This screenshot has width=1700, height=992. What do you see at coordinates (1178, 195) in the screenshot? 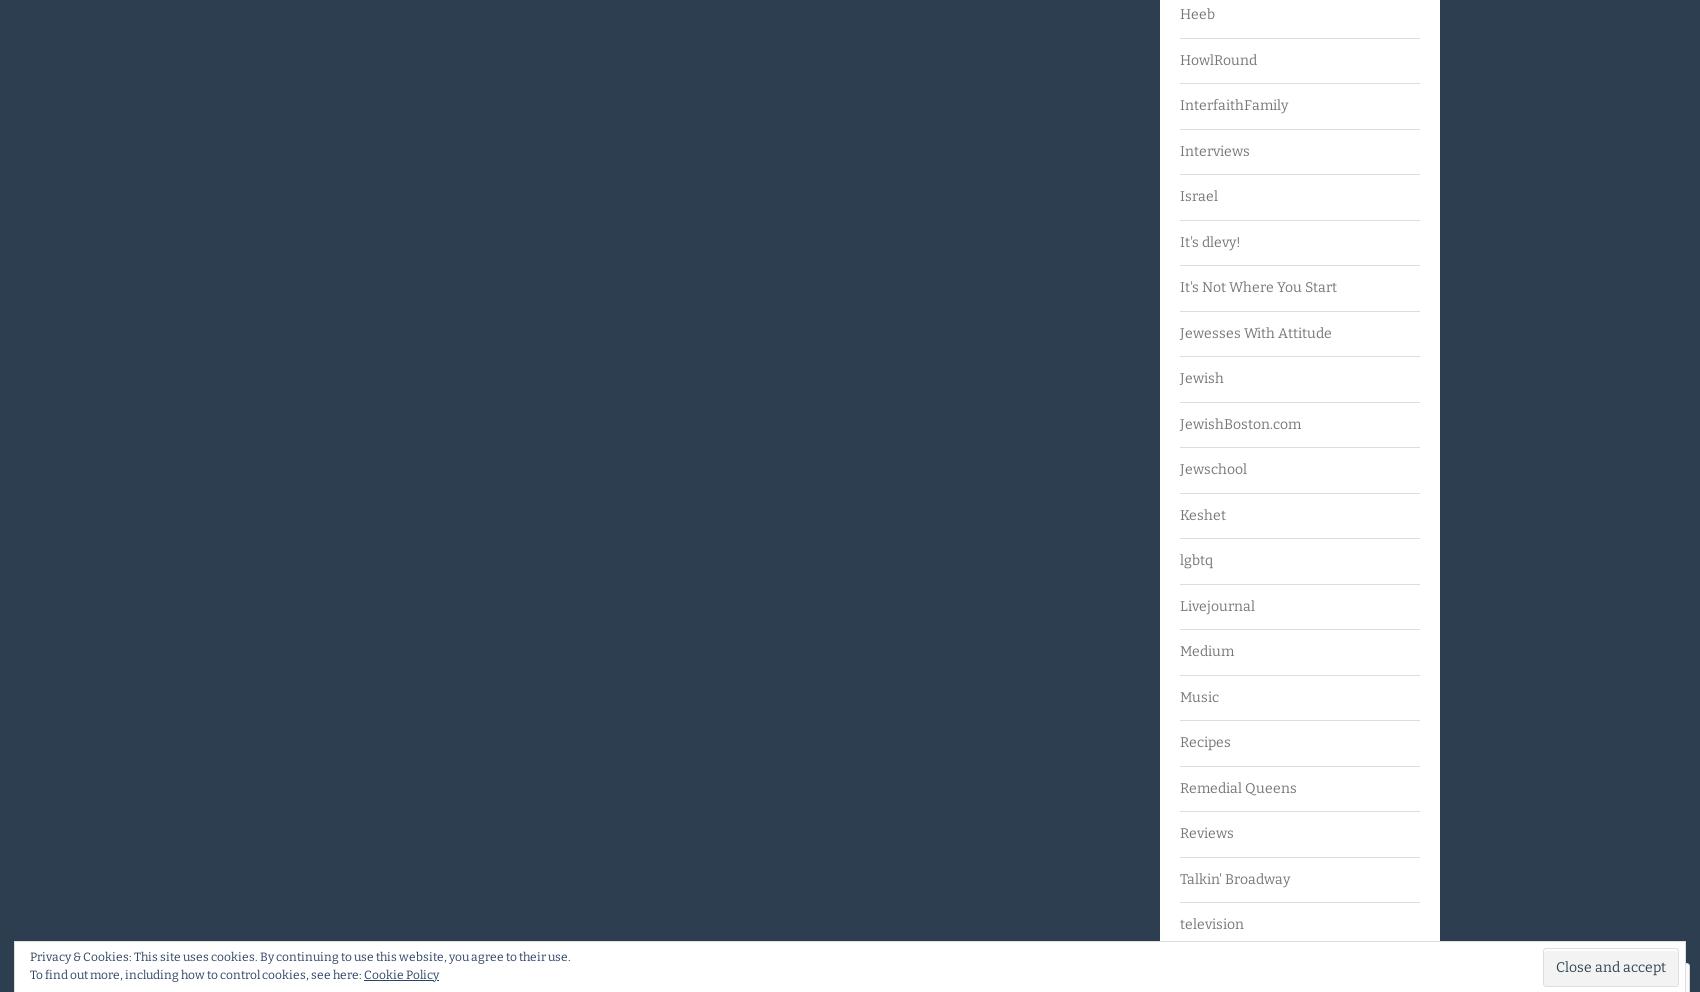
I see `'Israel'` at bounding box center [1178, 195].